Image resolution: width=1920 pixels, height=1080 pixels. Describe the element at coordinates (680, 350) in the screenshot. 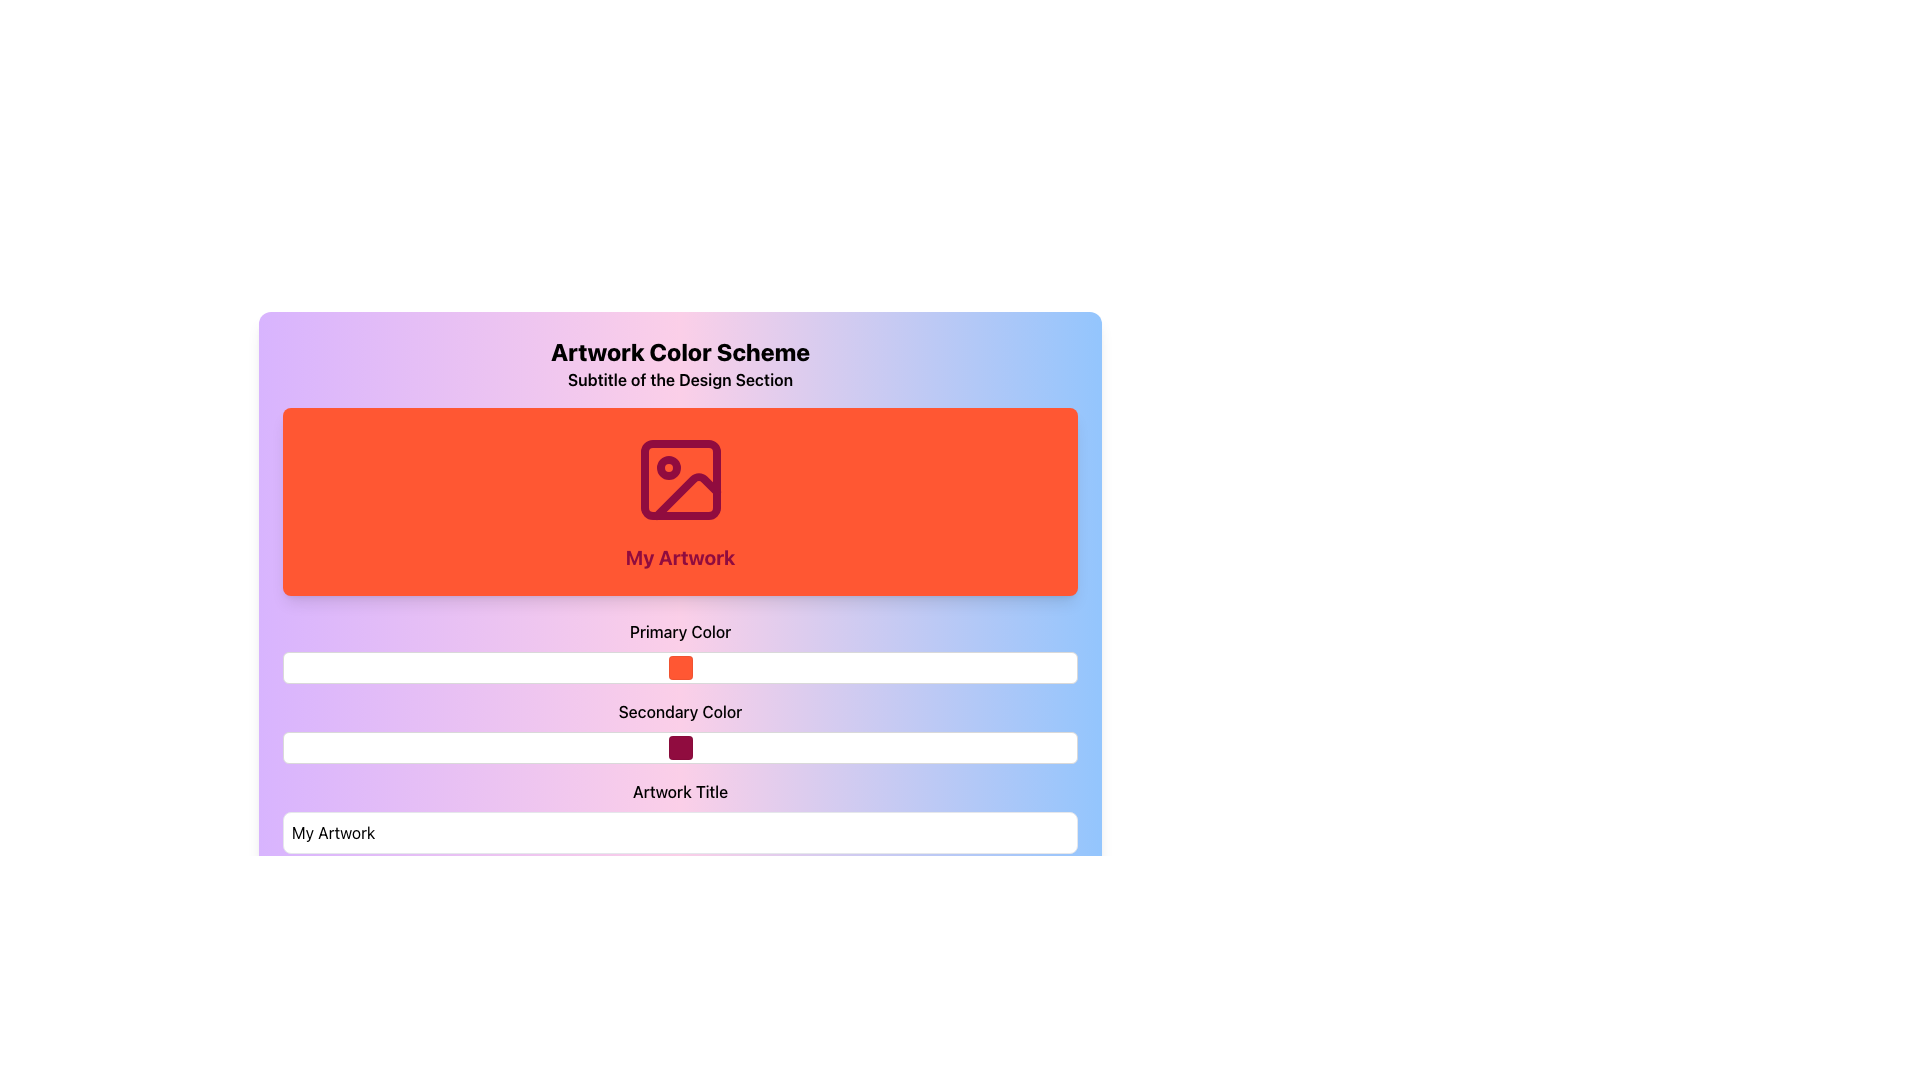

I see `the Header or Title Text element, which serves as the main title for the section and is positioned above the subtitle 'Subtitle of the Design Section'` at that location.